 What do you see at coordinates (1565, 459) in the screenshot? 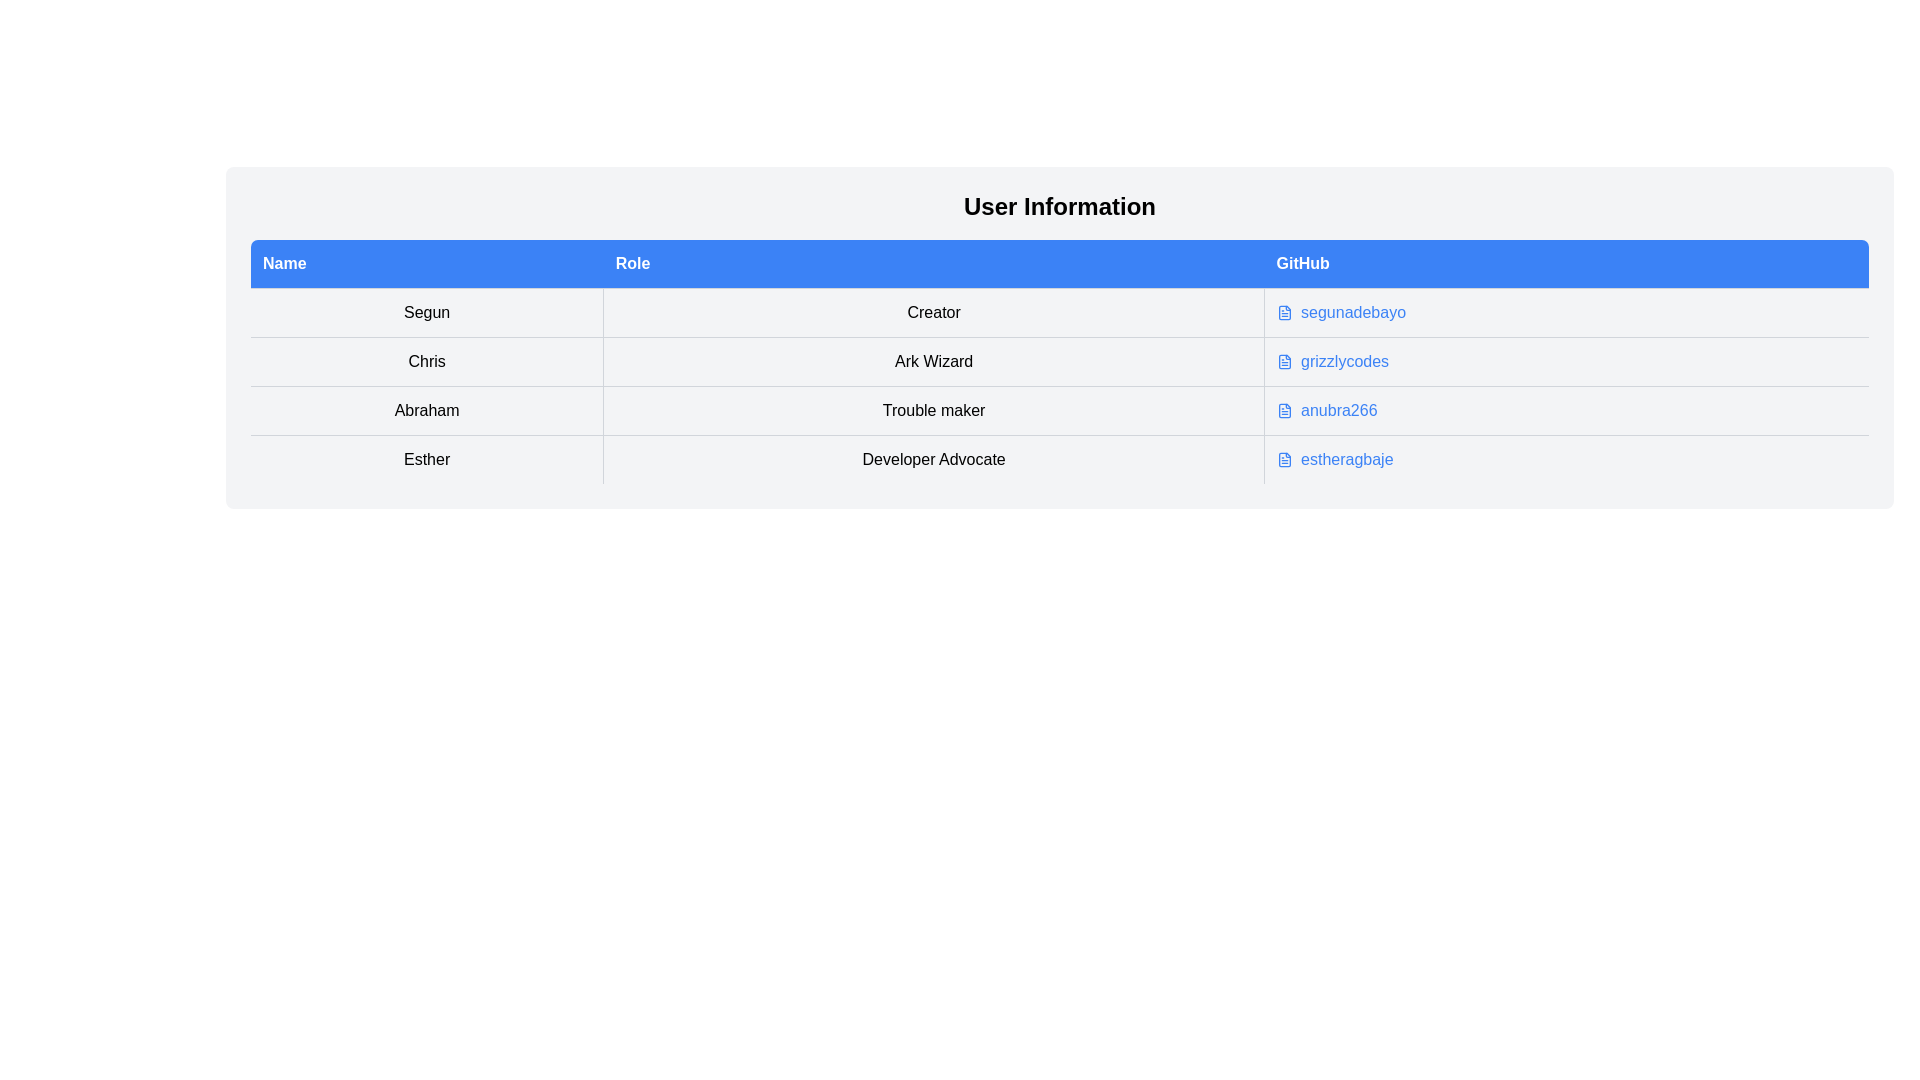
I see `the hyperlink` at bounding box center [1565, 459].